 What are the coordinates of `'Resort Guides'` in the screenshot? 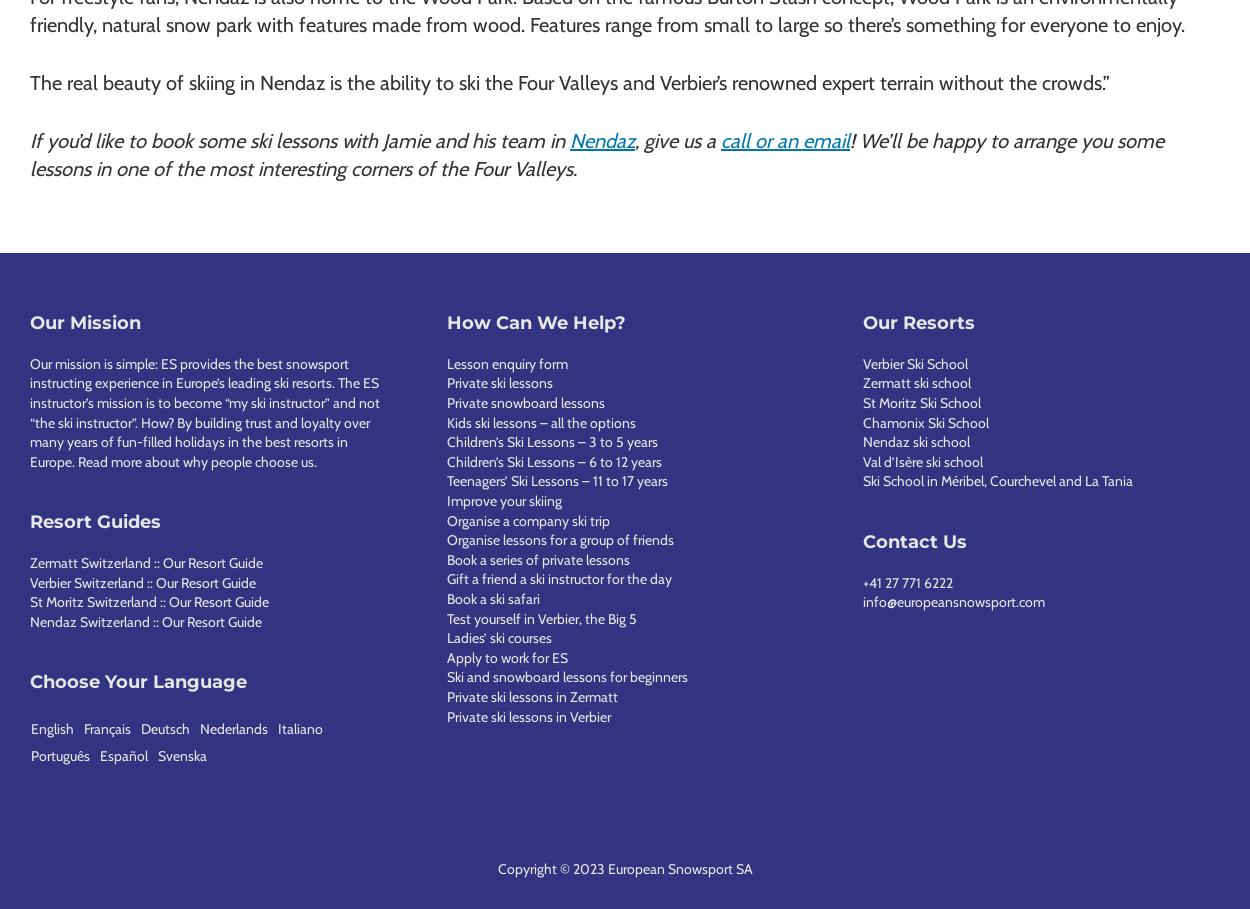 It's located at (94, 521).